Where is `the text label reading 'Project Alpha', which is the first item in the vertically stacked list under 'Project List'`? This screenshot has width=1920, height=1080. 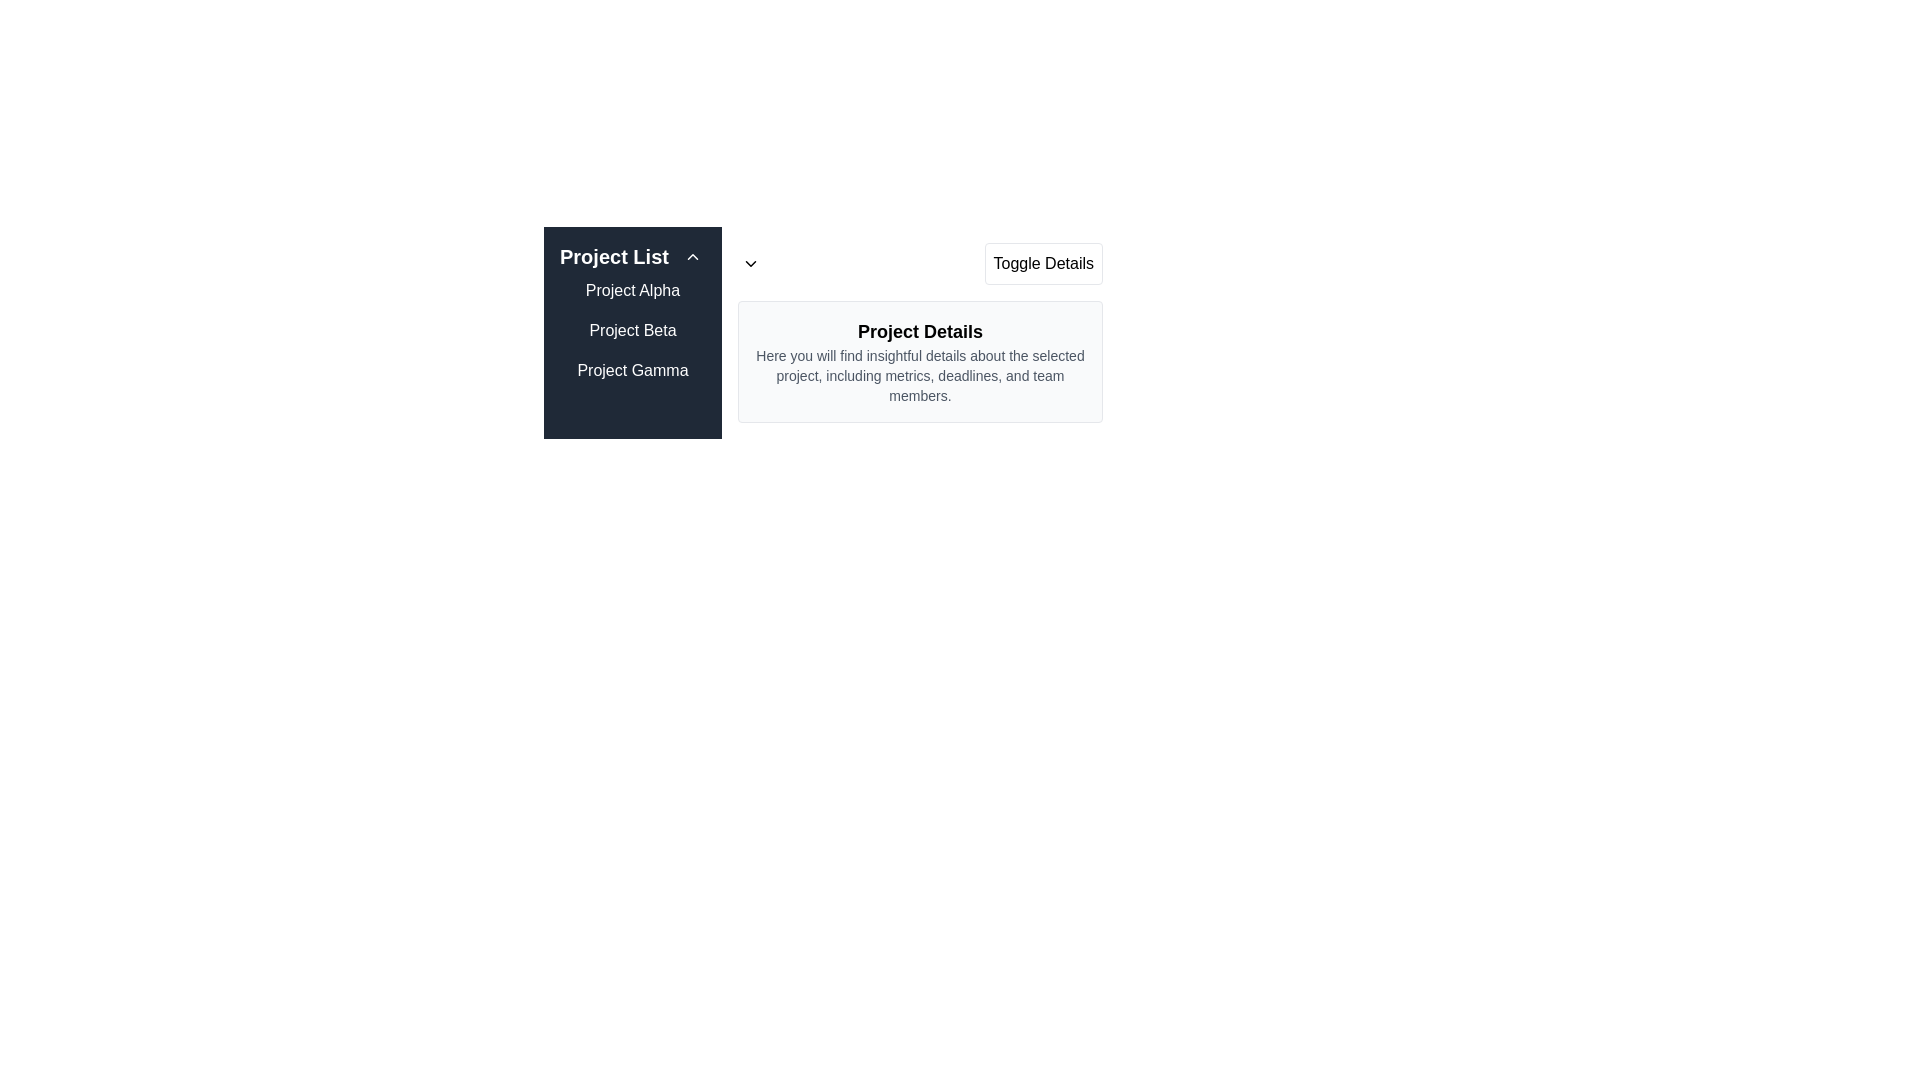 the text label reading 'Project Alpha', which is the first item in the vertically stacked list under 'Project List' is located at coordinates (632, 290).